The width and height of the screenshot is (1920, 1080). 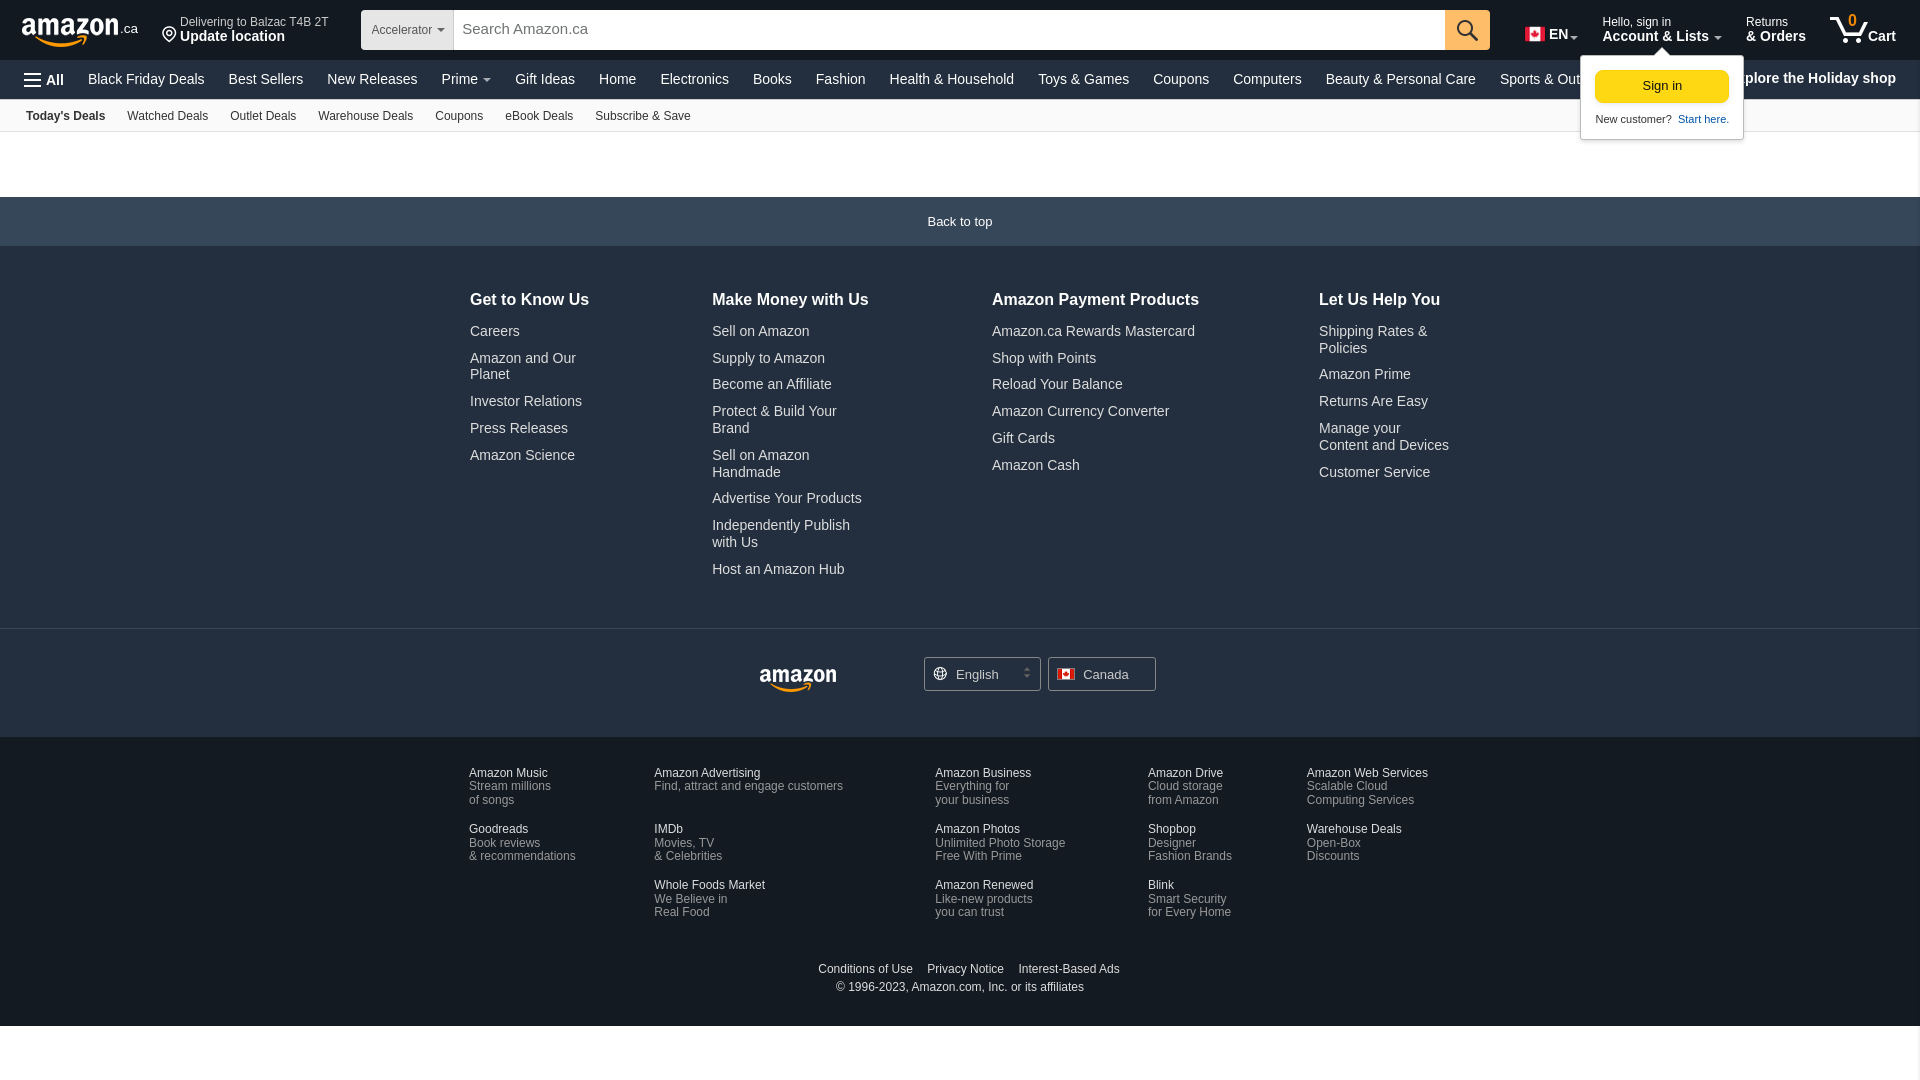 What do you see at coordinates (1701, 119) in the screenshot?
I see `'Start here.'` at bounding box center [1701, 119].